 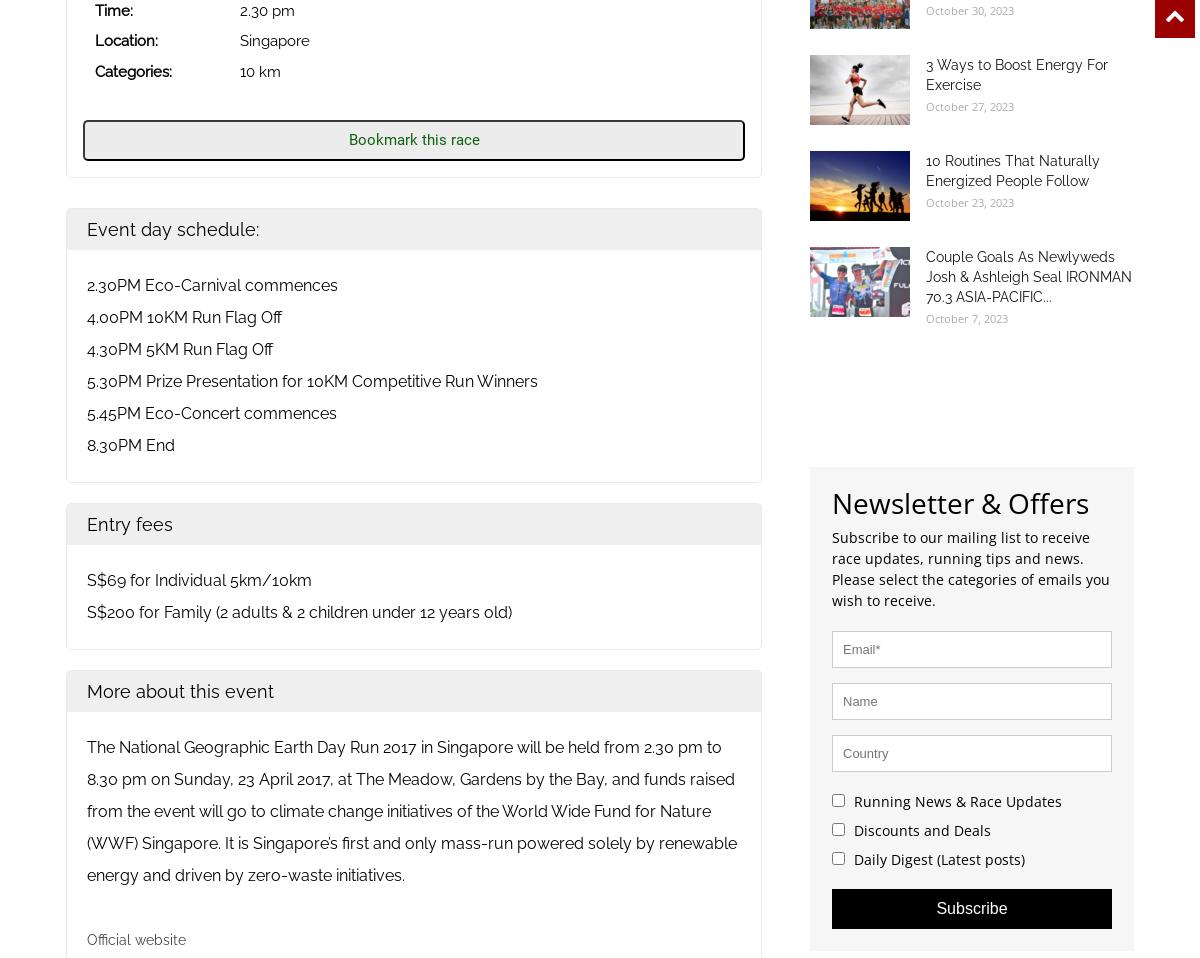 I want to click on 'Time:', so click(x=95, y=8).